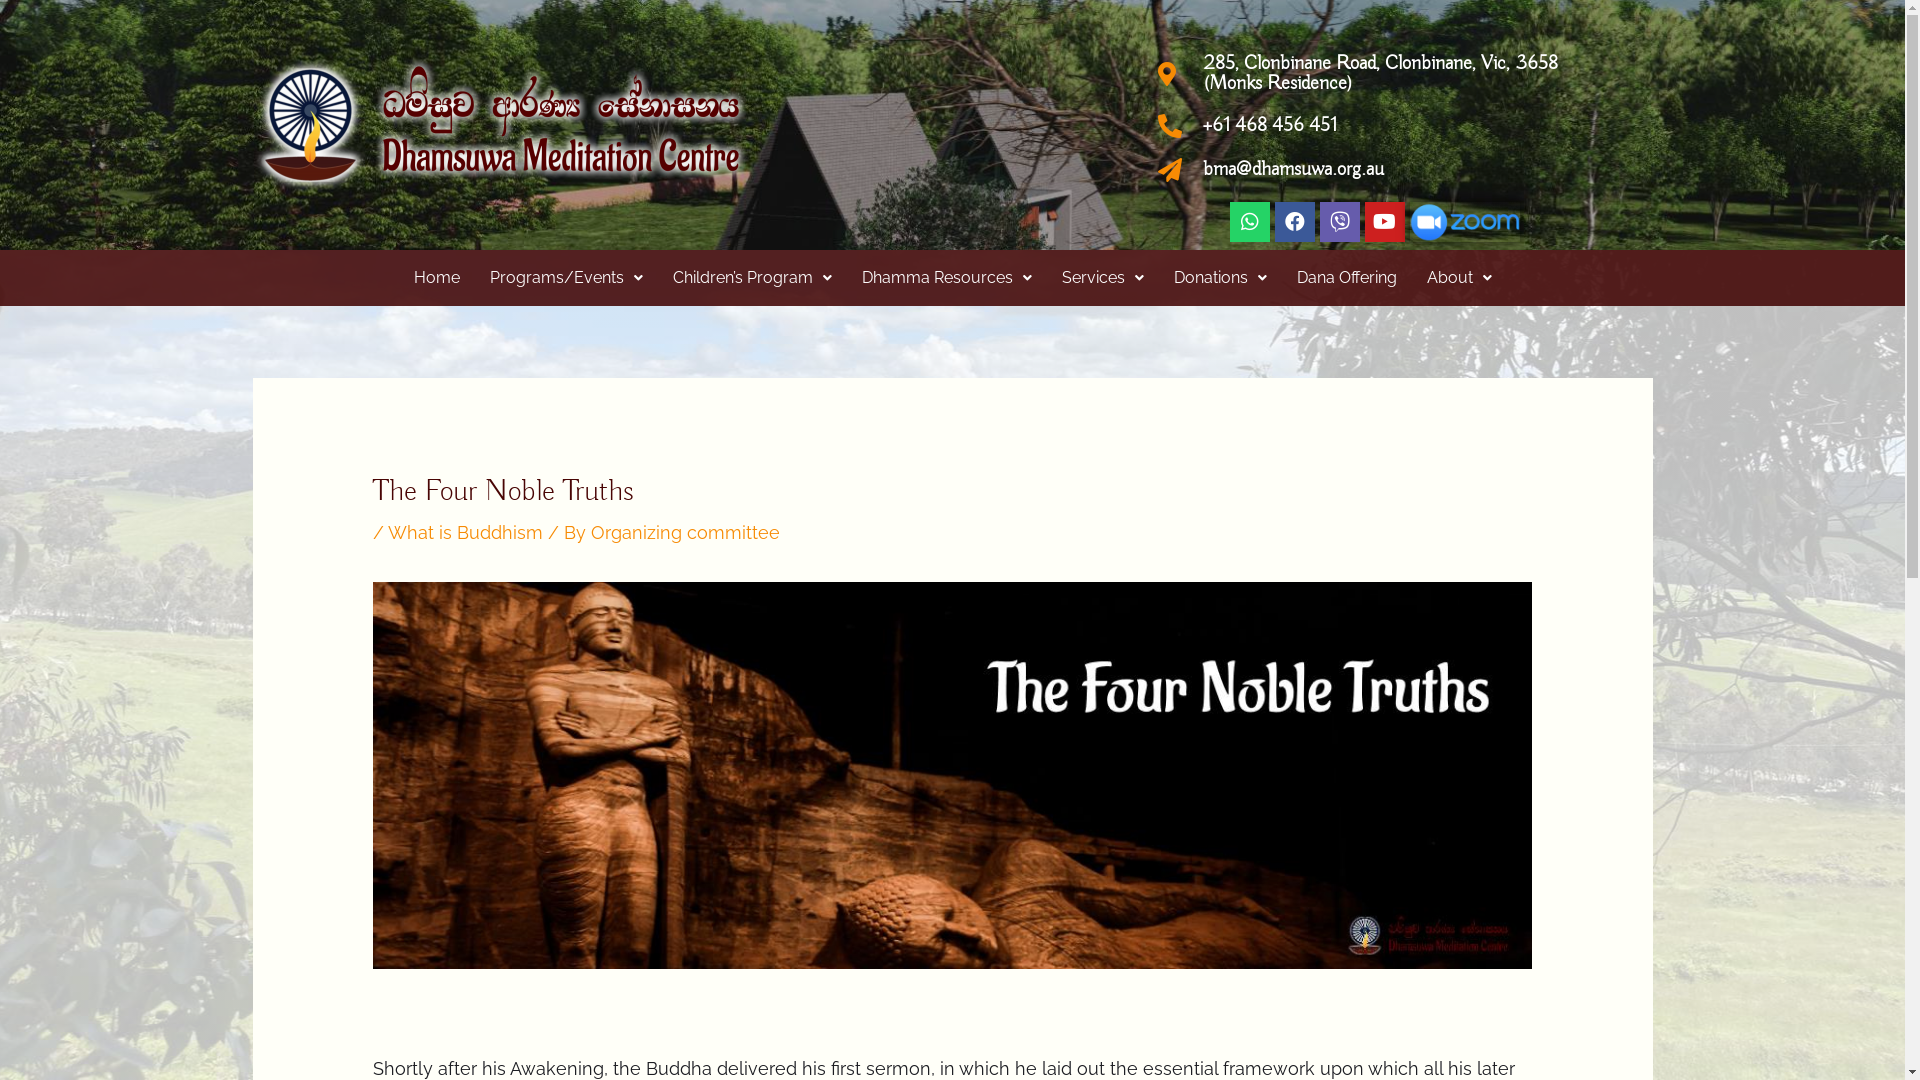 This screenshot has width=1920, height=1080. Describe the element at coordinates (1363, 222) in the screenshot. I see `'Youtube'` at that location.